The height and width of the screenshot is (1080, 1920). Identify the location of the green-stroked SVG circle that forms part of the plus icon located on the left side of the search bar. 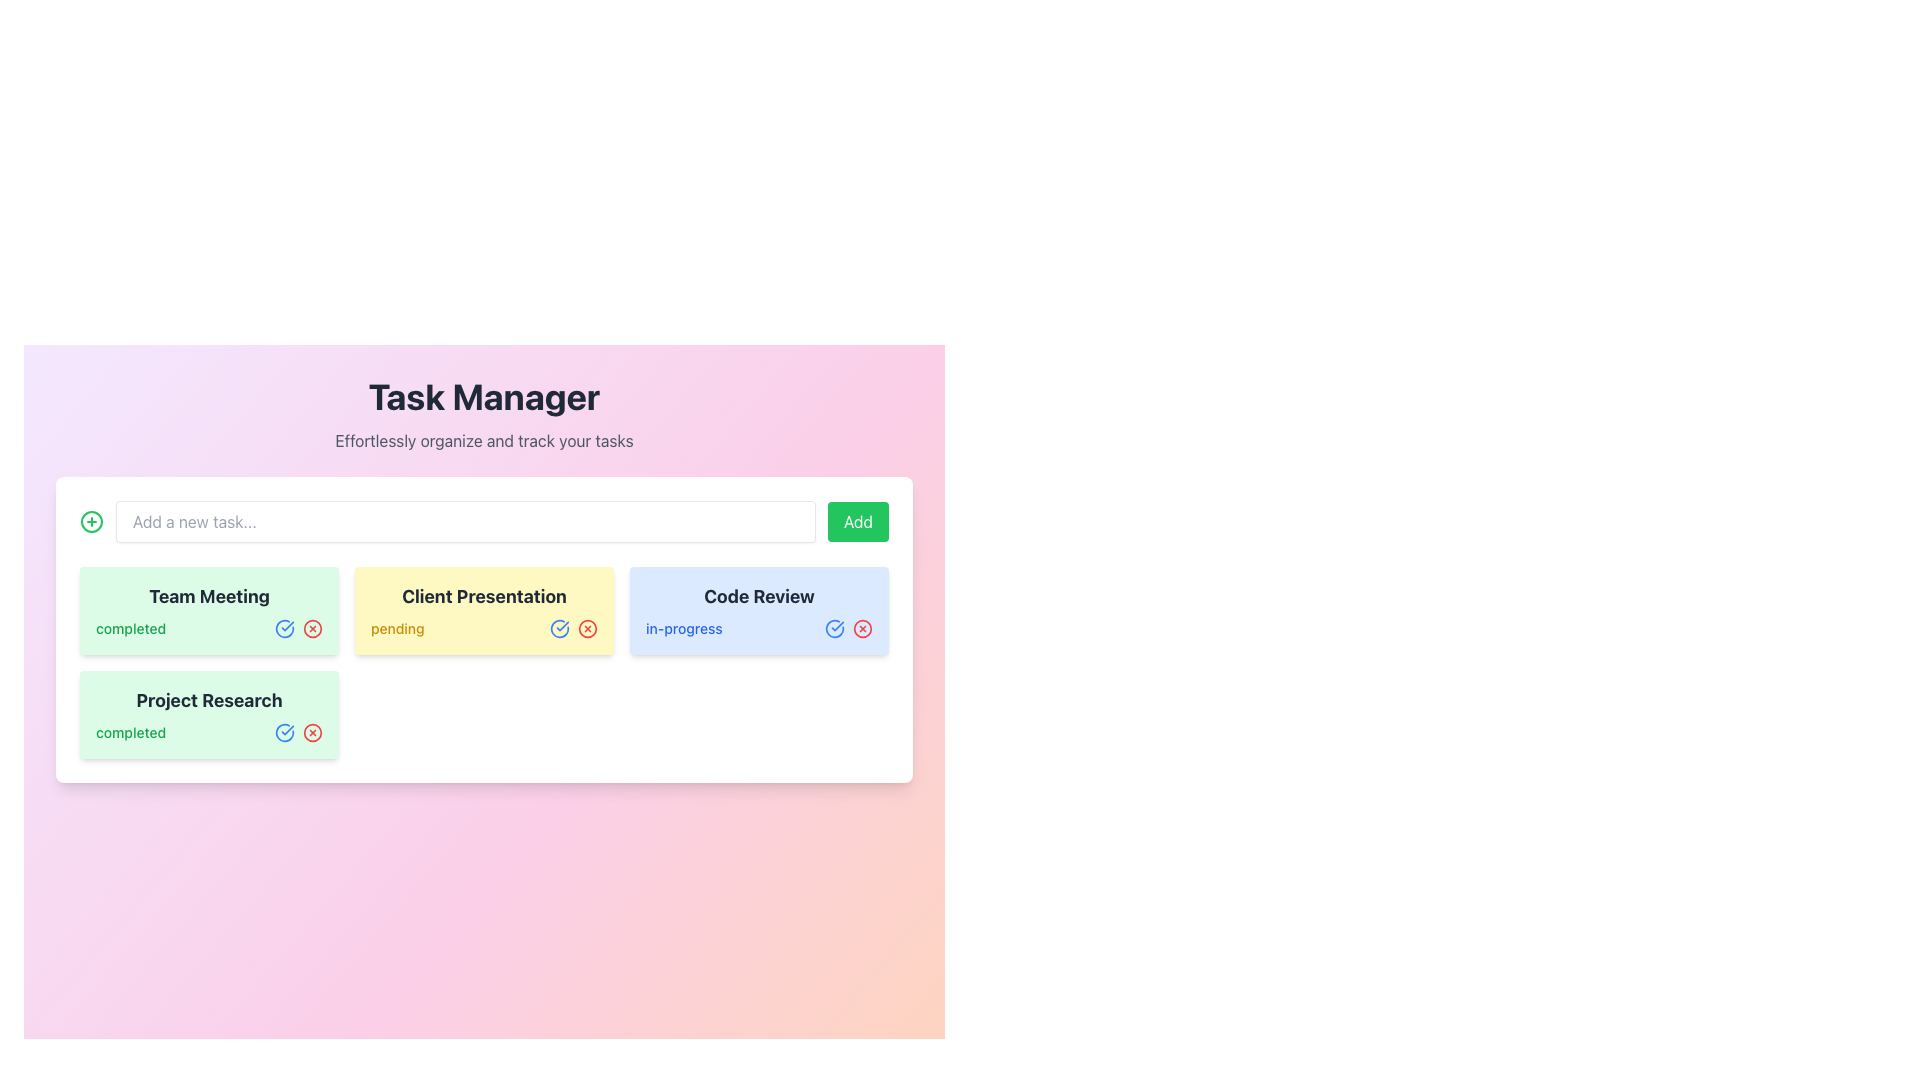
(90, 520).